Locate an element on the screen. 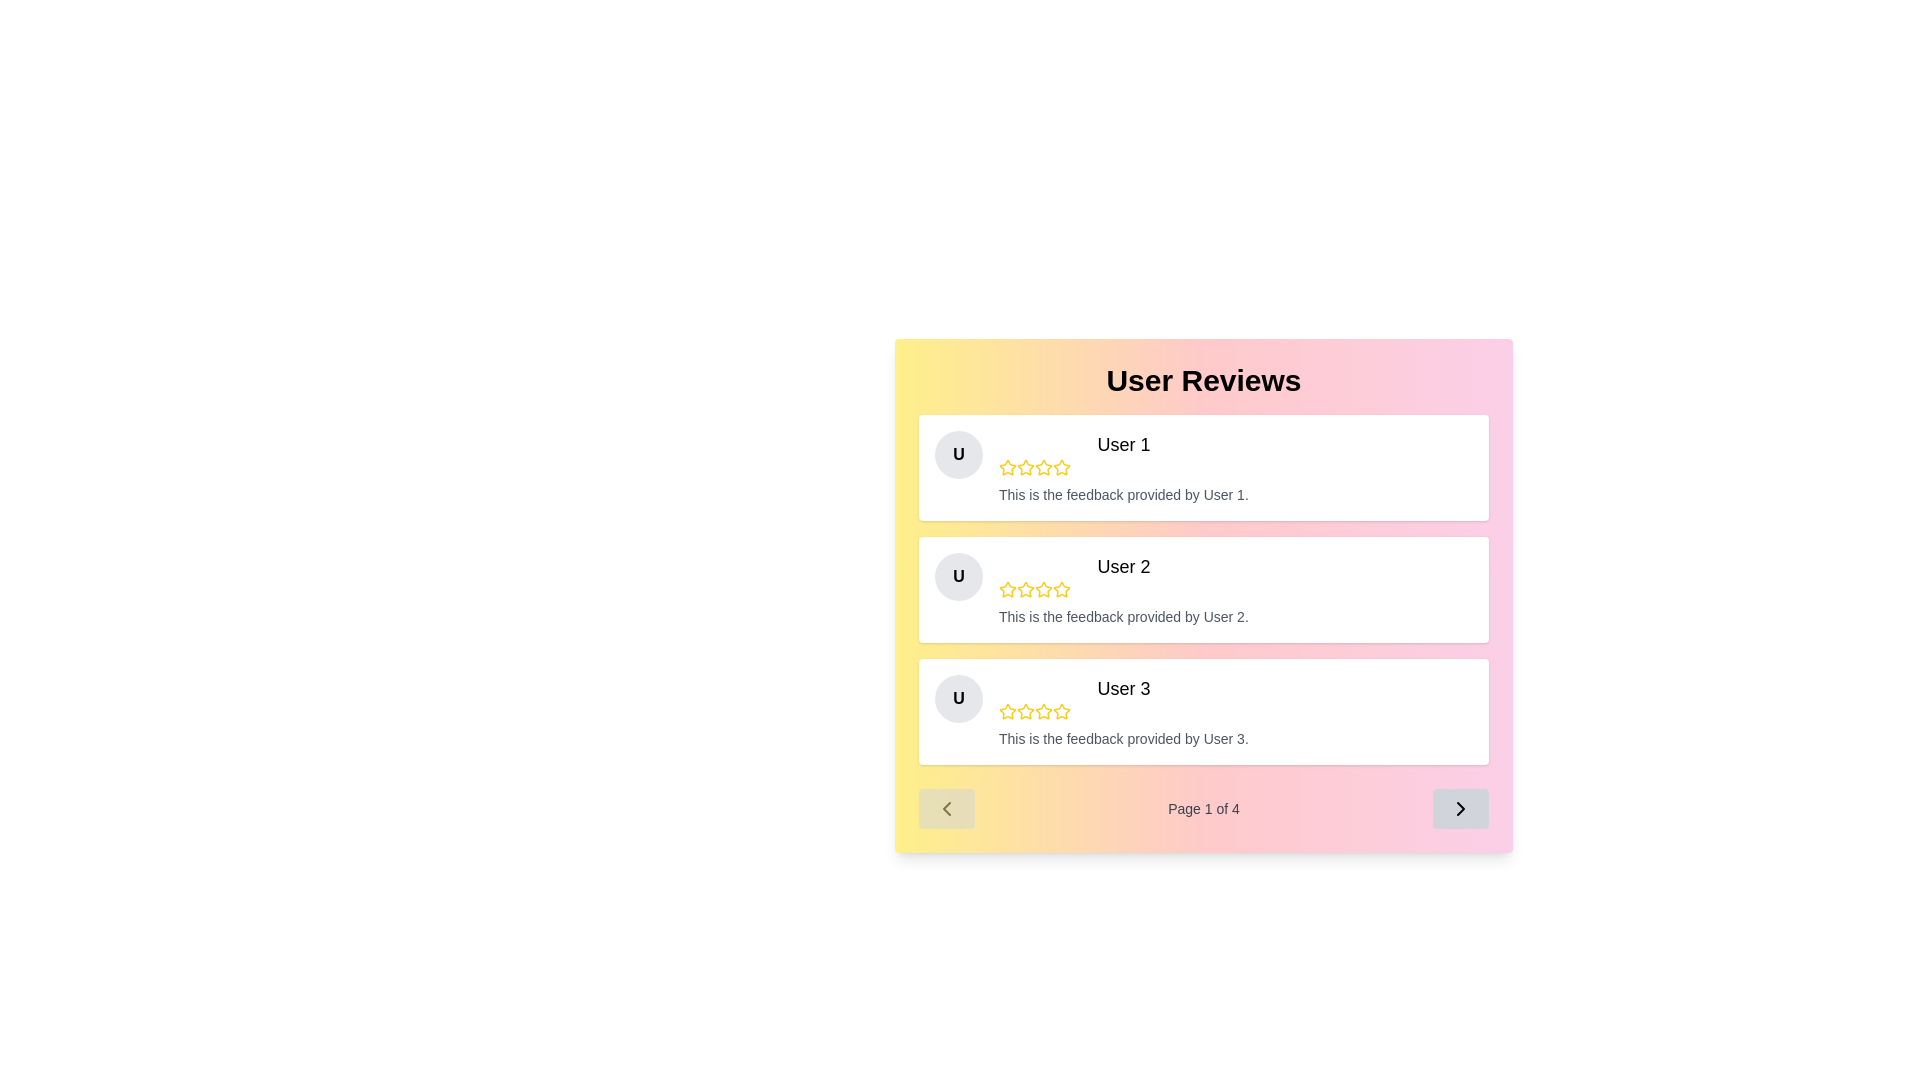 Image resolution: width=1920 pixels, height=1080 pixels. text label 'User 1' which is displayed in bold and larger font at the top of the first review card, located above the yellow star icon group is located at coordinates (1123, 443).